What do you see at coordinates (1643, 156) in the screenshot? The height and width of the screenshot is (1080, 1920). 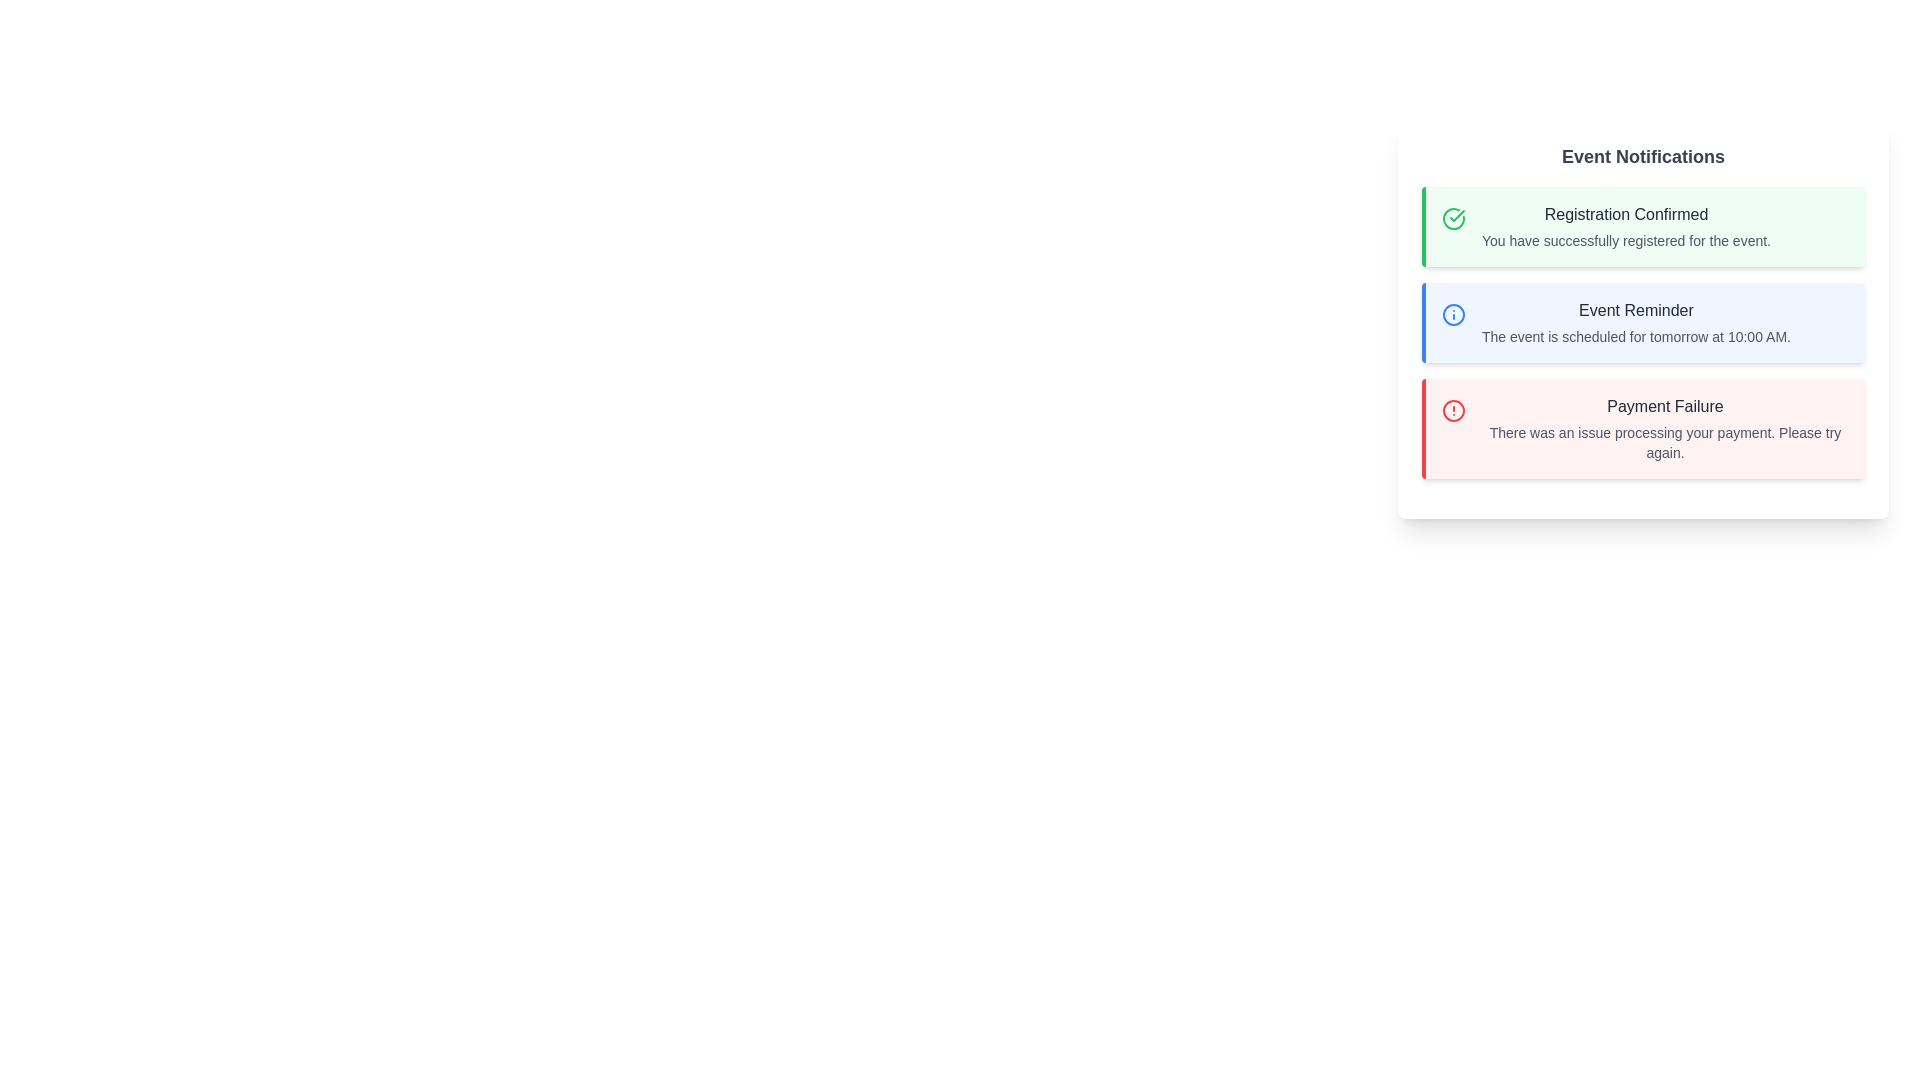 I see `the central text label indicating the section's purpose for notifications` at bounding box center [1643, 156].